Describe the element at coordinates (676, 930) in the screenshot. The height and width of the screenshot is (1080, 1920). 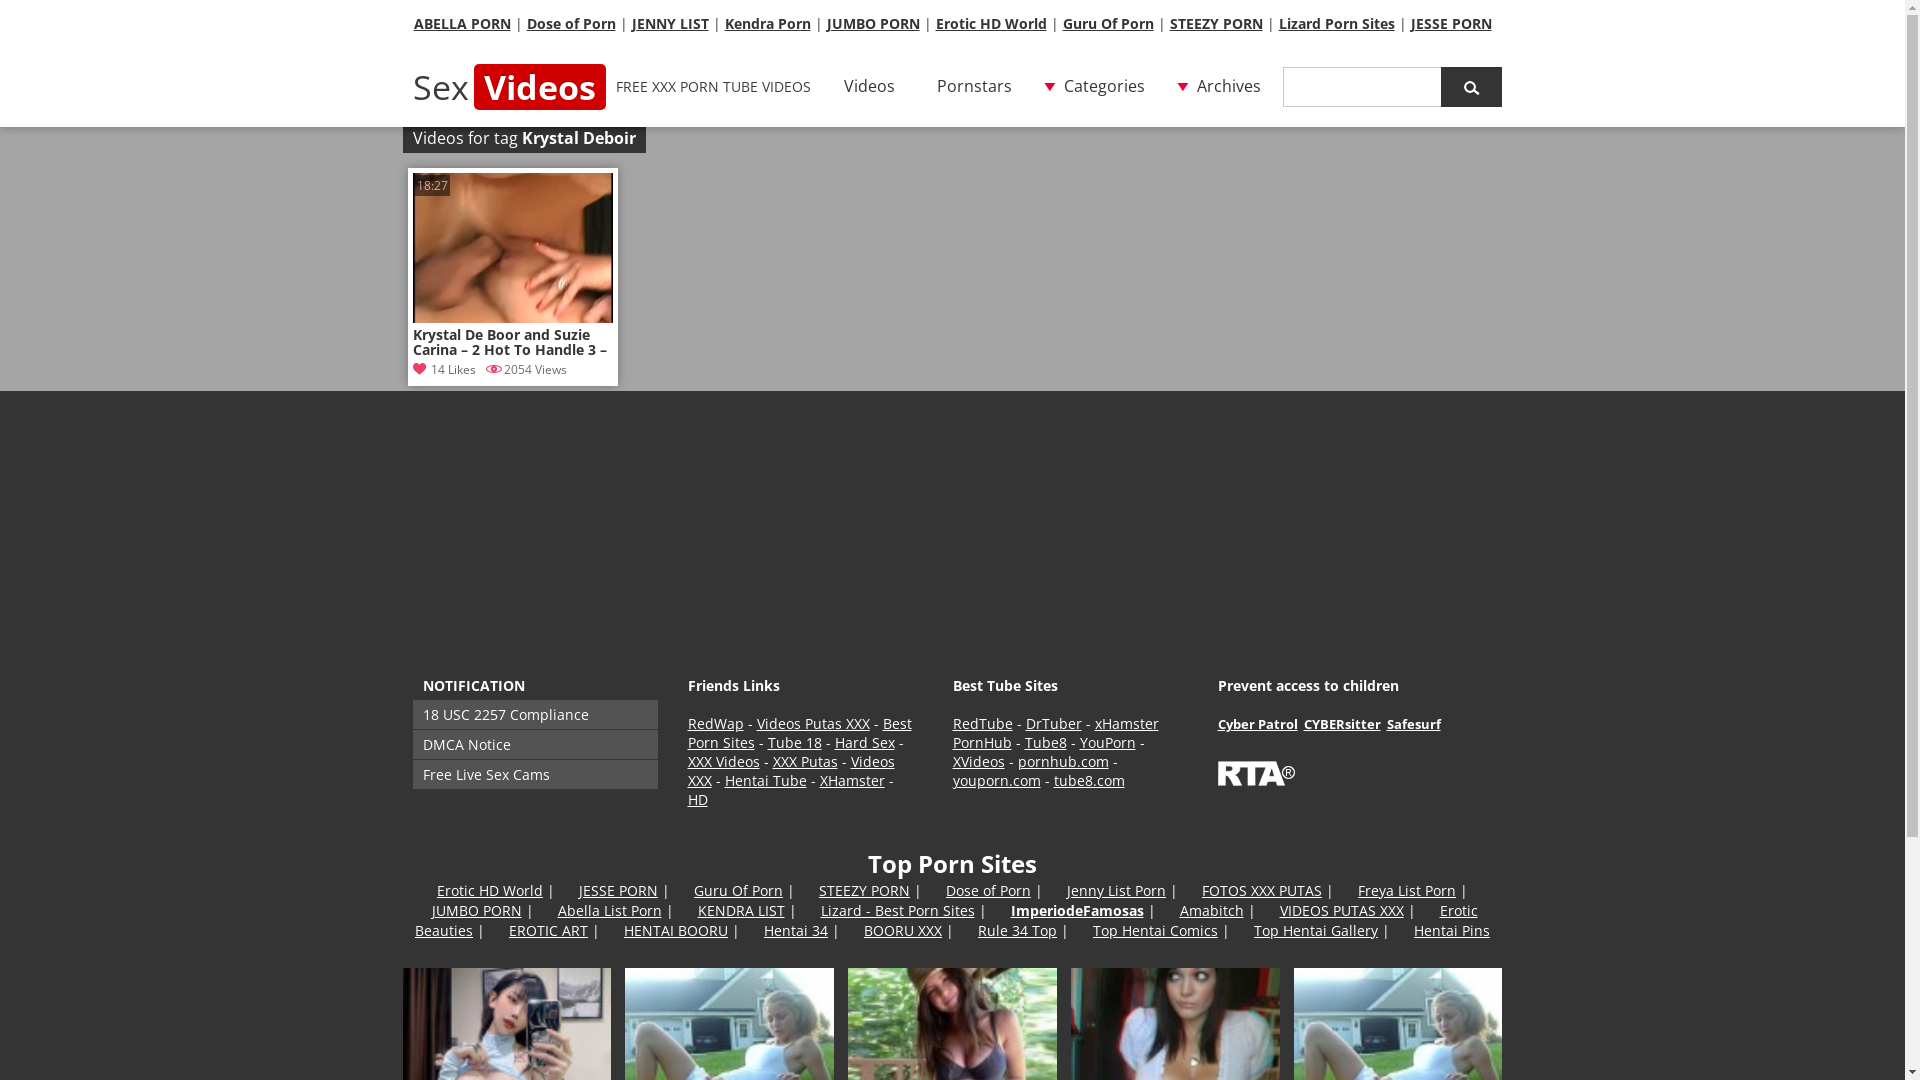
I see `'HENTAI BOORU'` at that location.